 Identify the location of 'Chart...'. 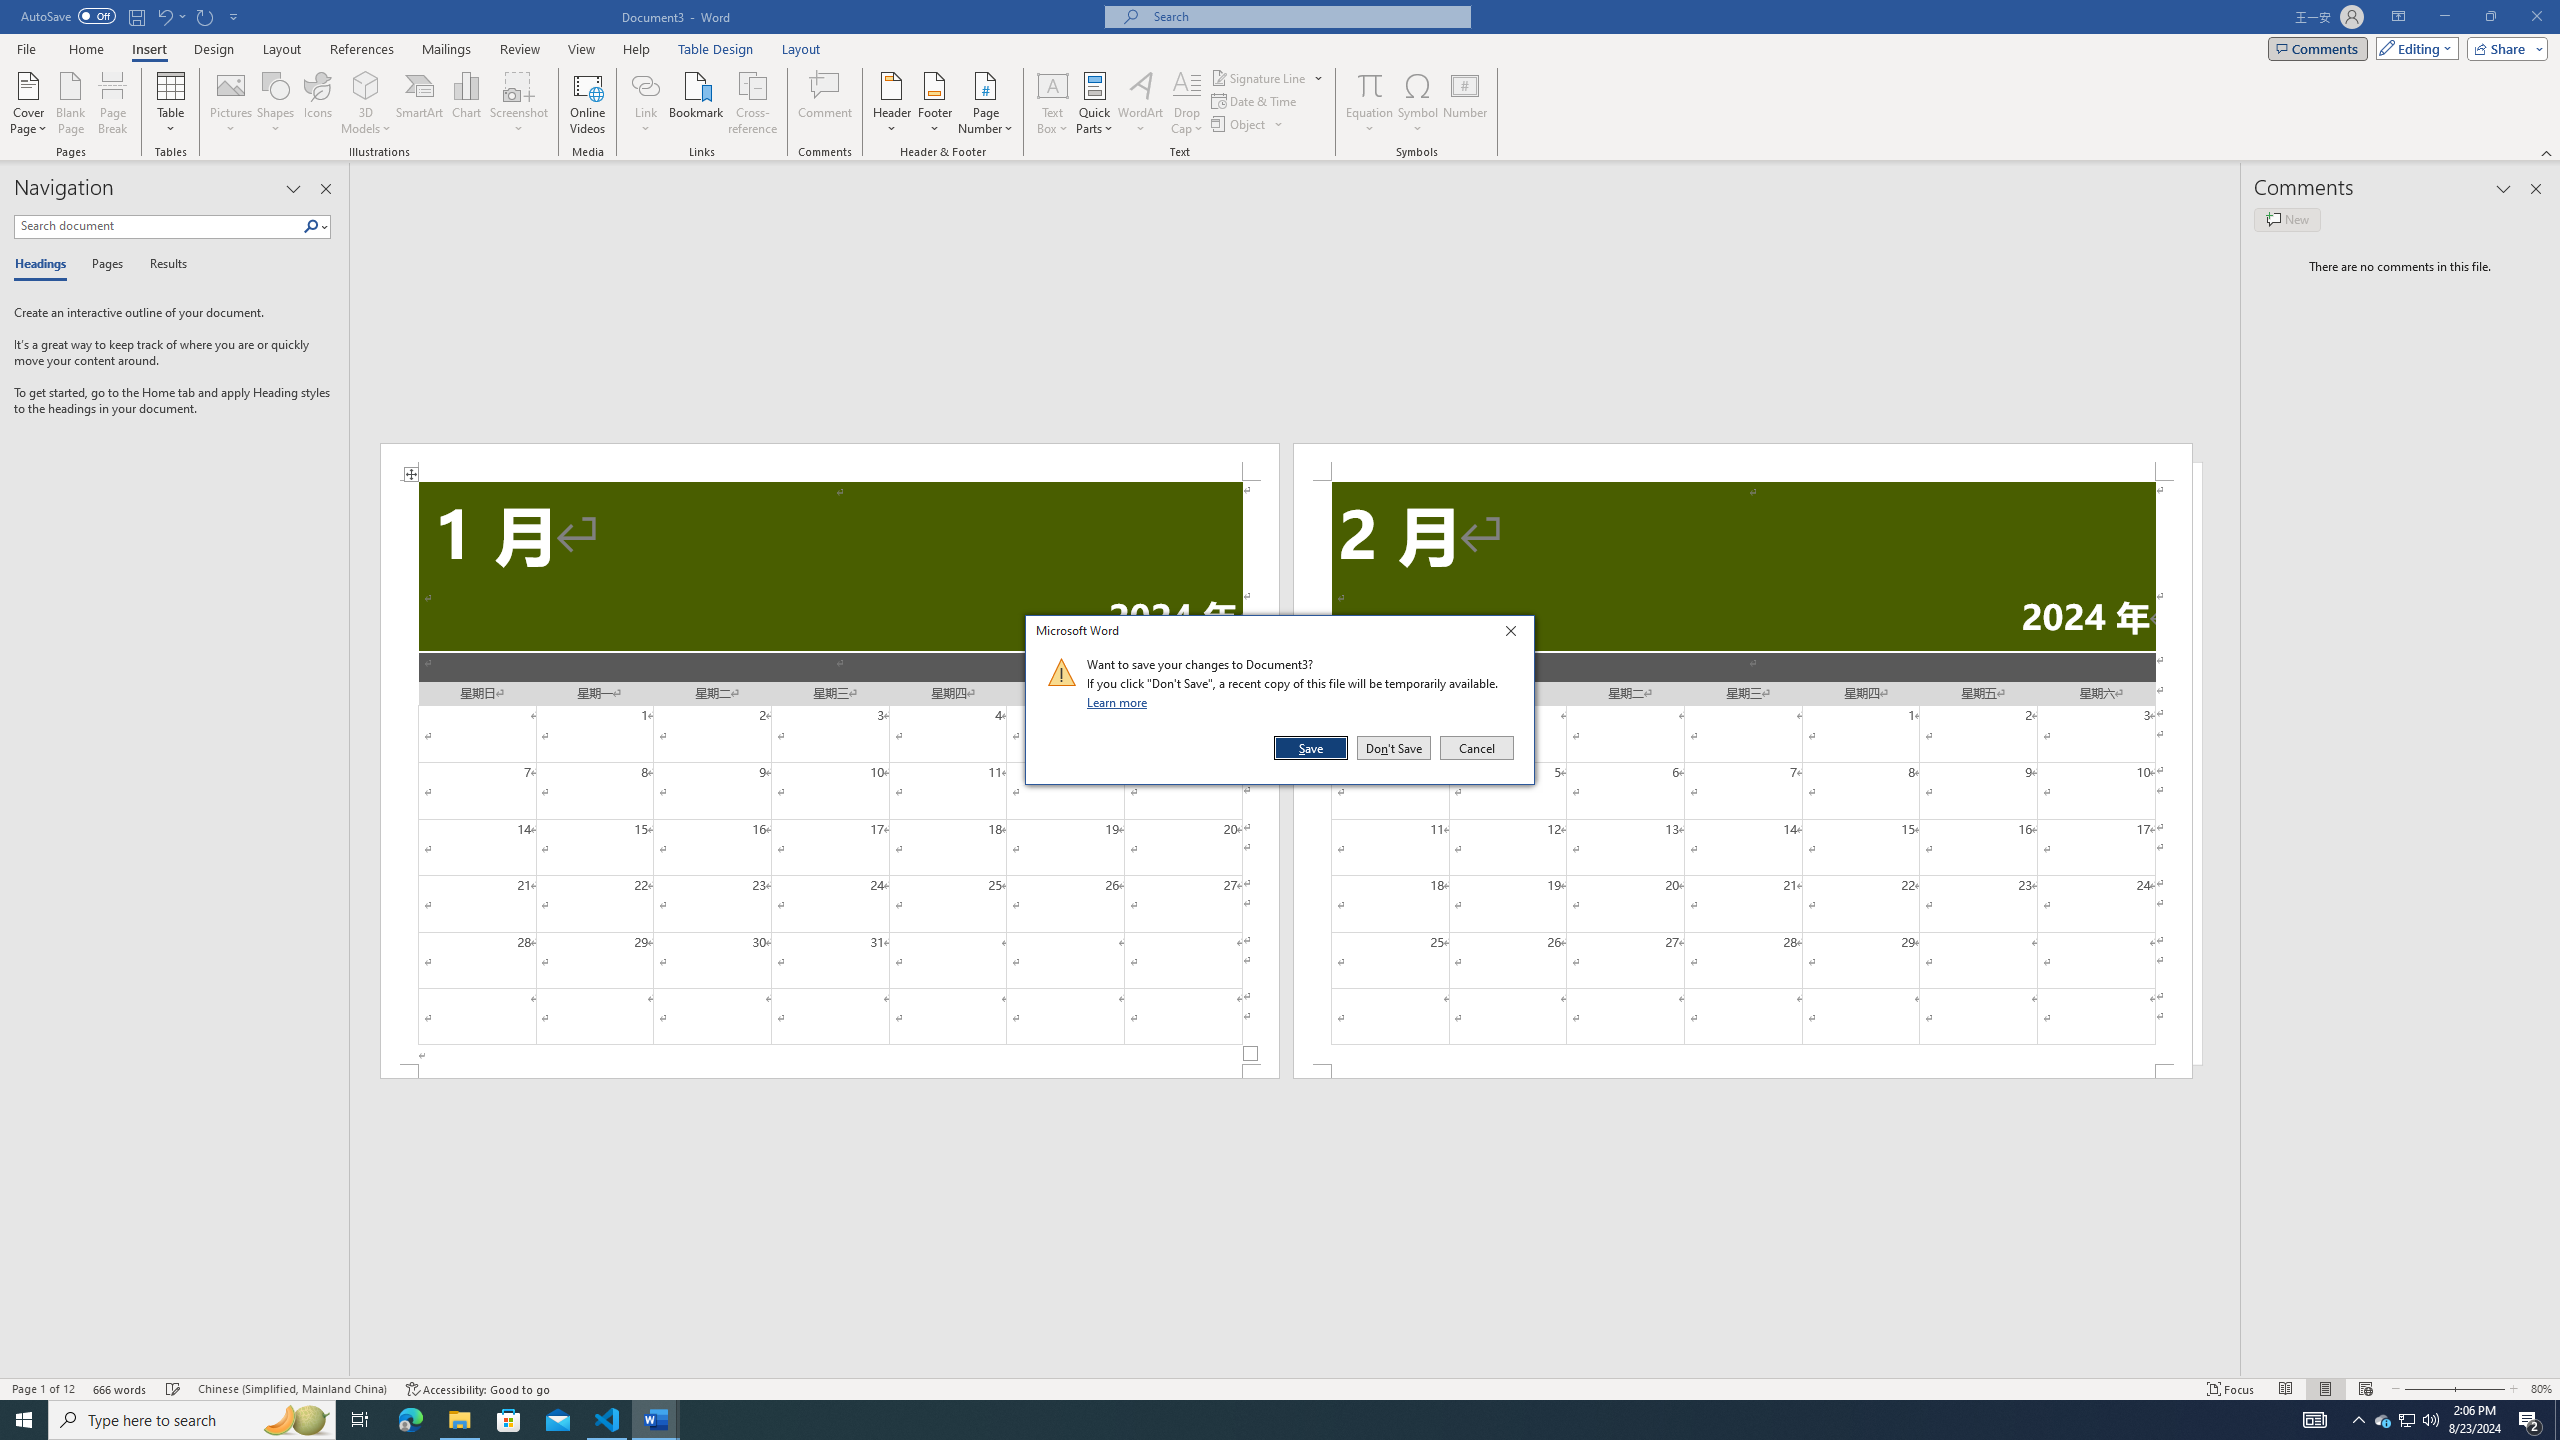
(466, 103).